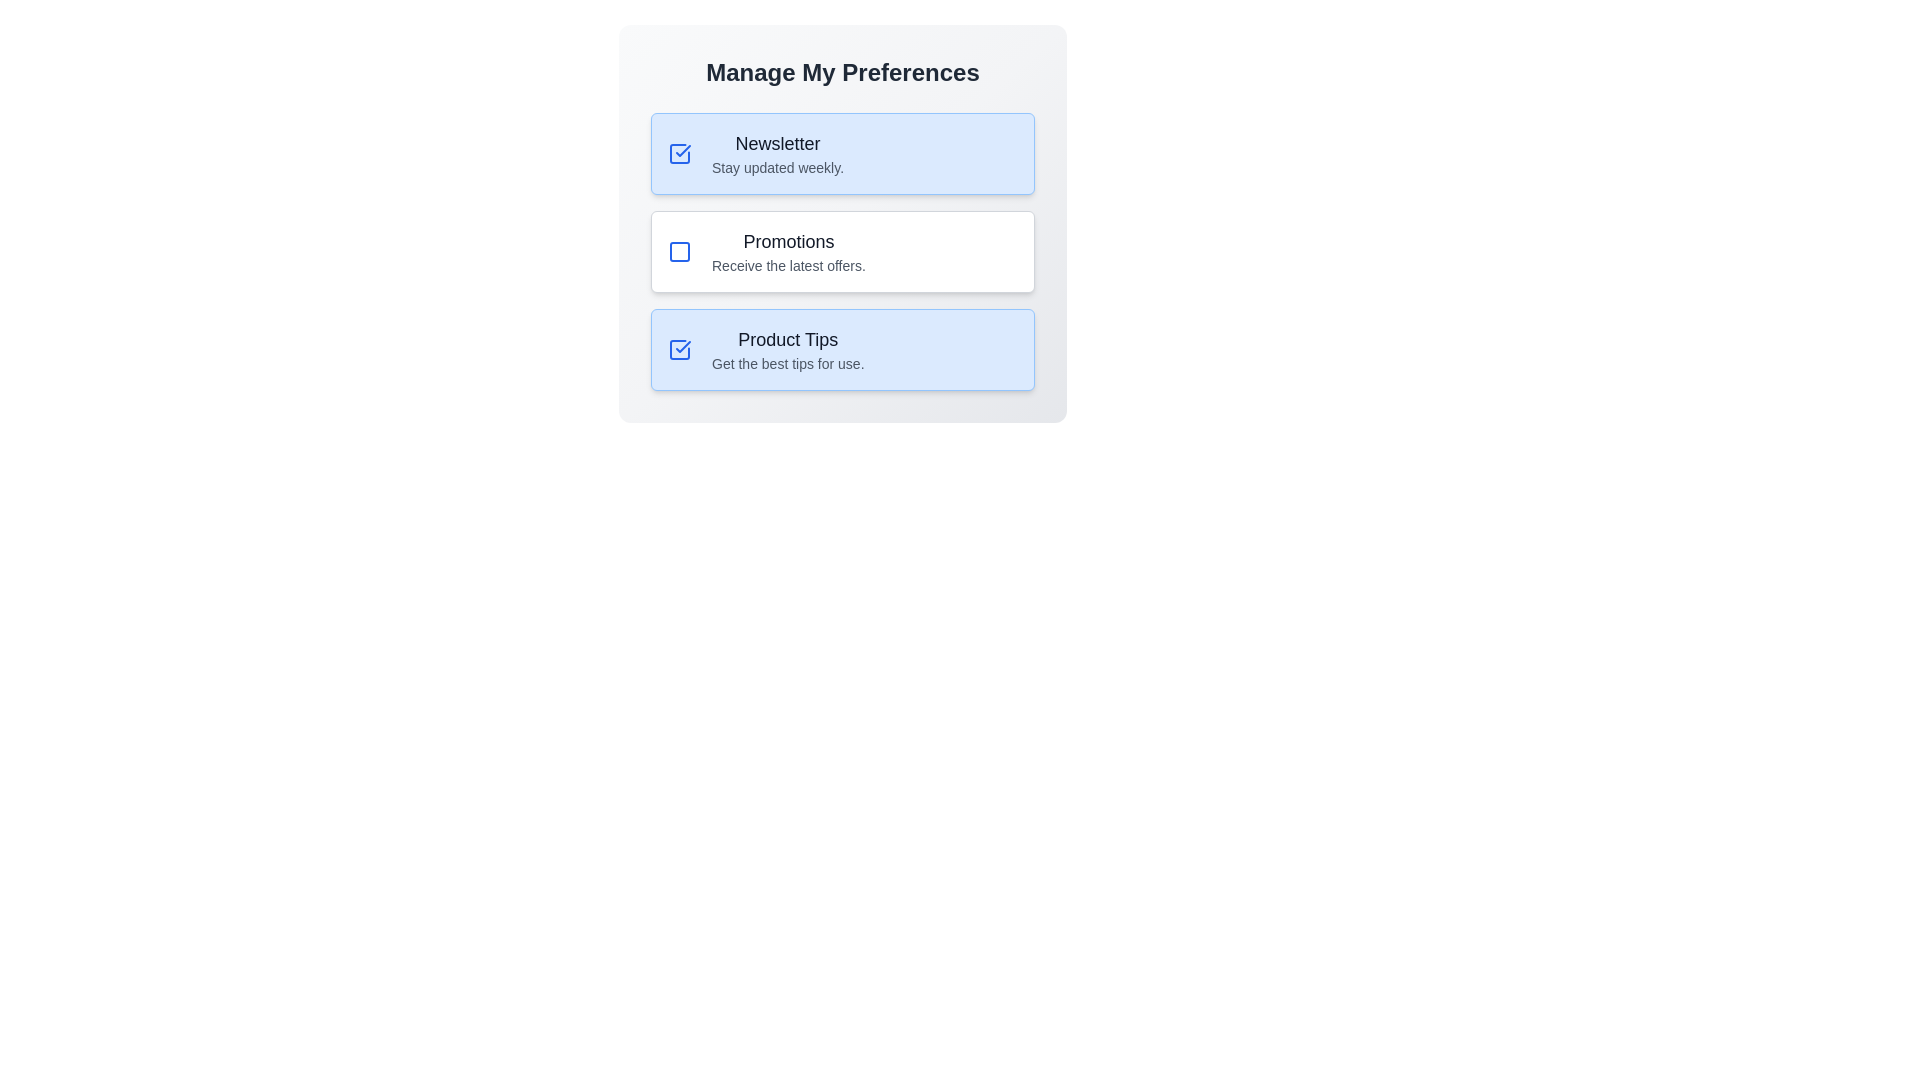 This screenshot has height=1080, width=1920. What do you see at coordinates (680, 153) in the screenshot?
I see `the blue square checkbox icon with a checkmark next to the 'Newsletter' label` at bounding box center [680, 153].